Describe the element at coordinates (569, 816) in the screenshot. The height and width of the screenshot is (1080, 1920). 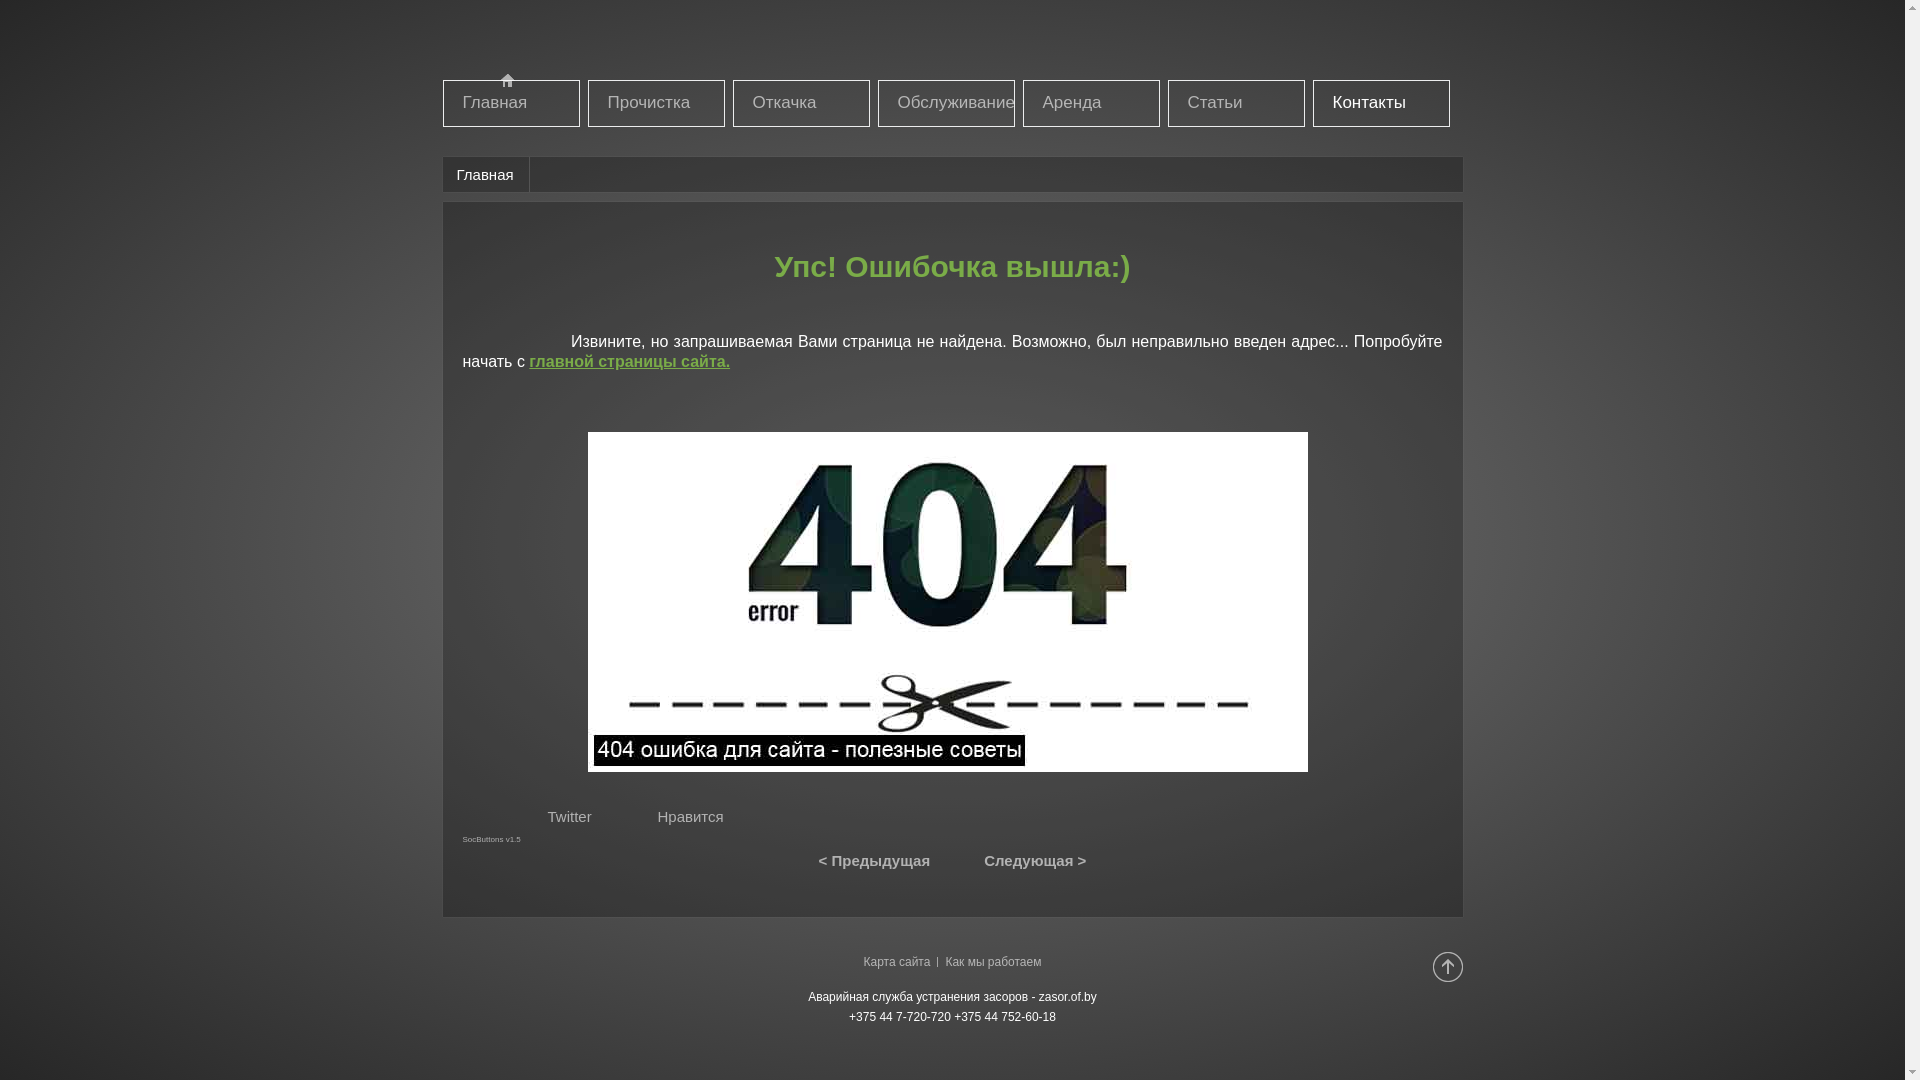
I see `'Twitter'` at that location.